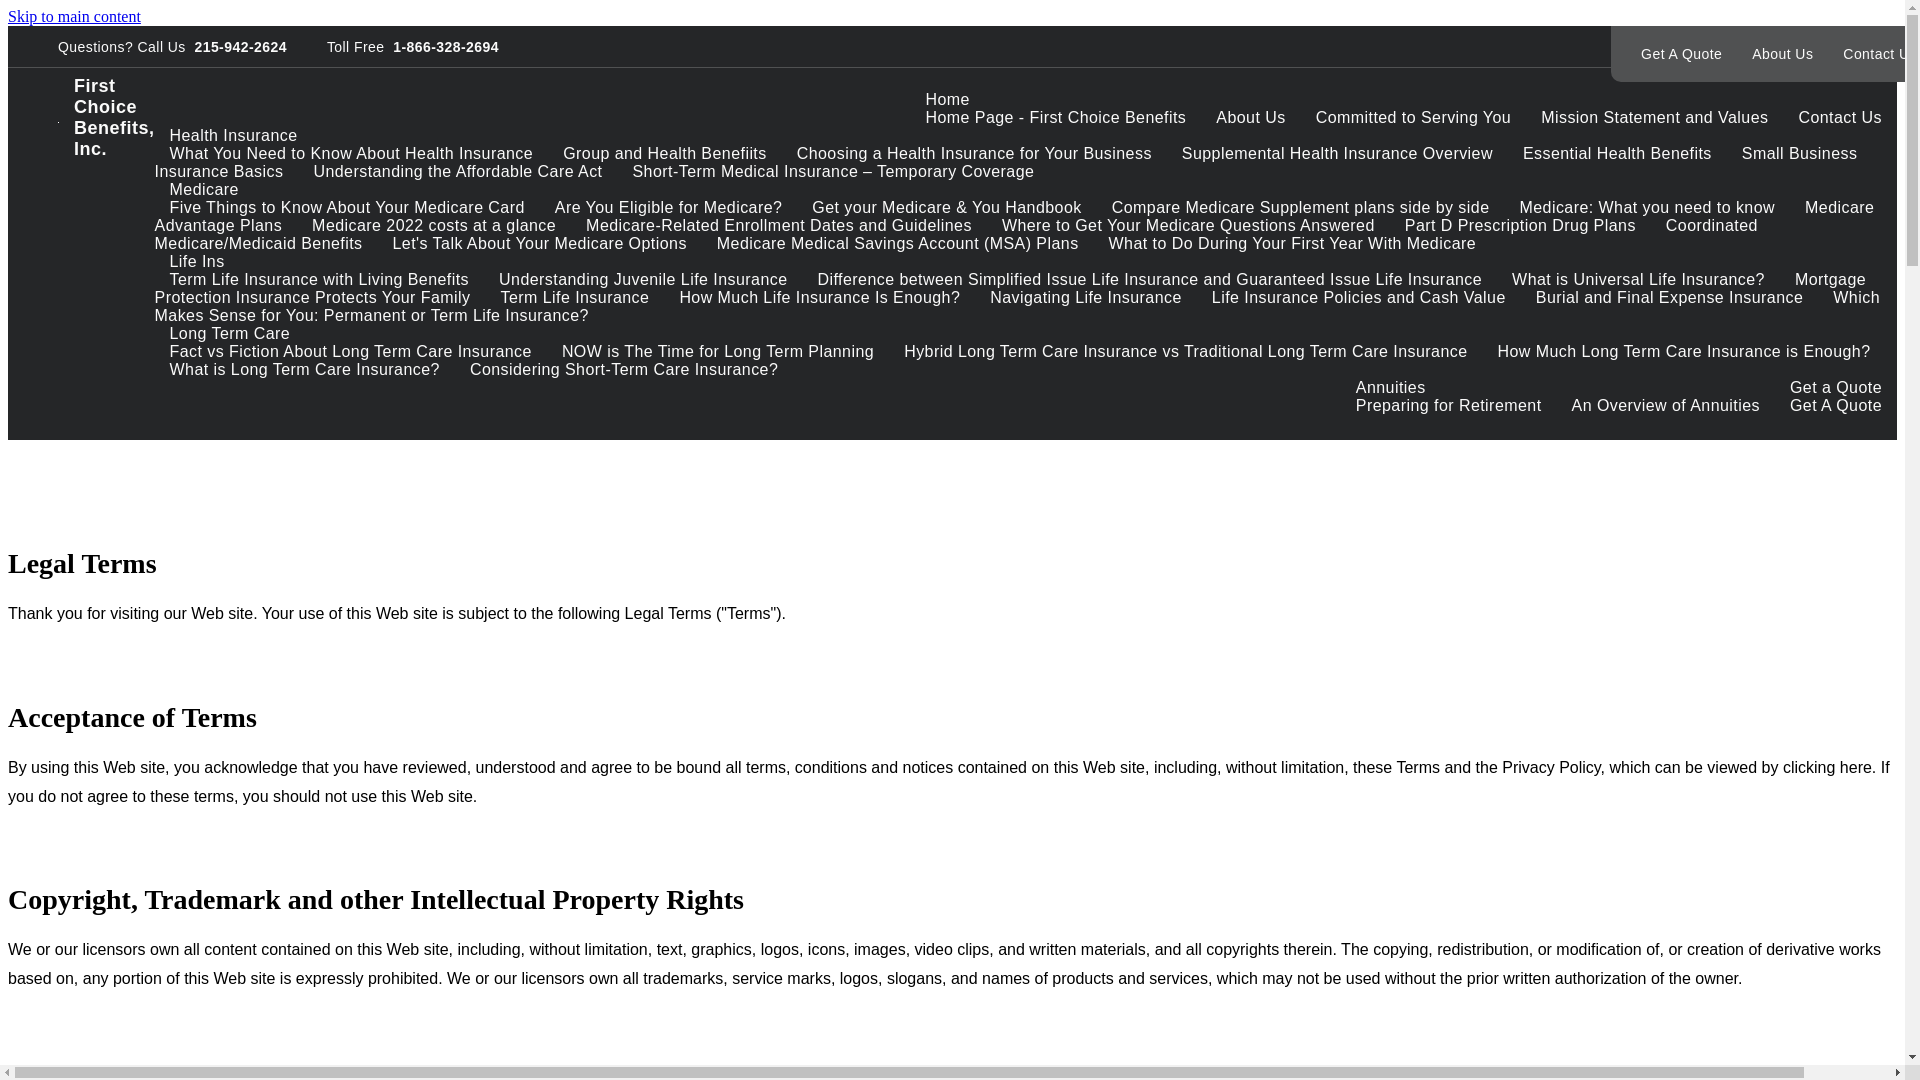  I want to click on 'What is Long Term Care Insurance?', so click(304, 369).